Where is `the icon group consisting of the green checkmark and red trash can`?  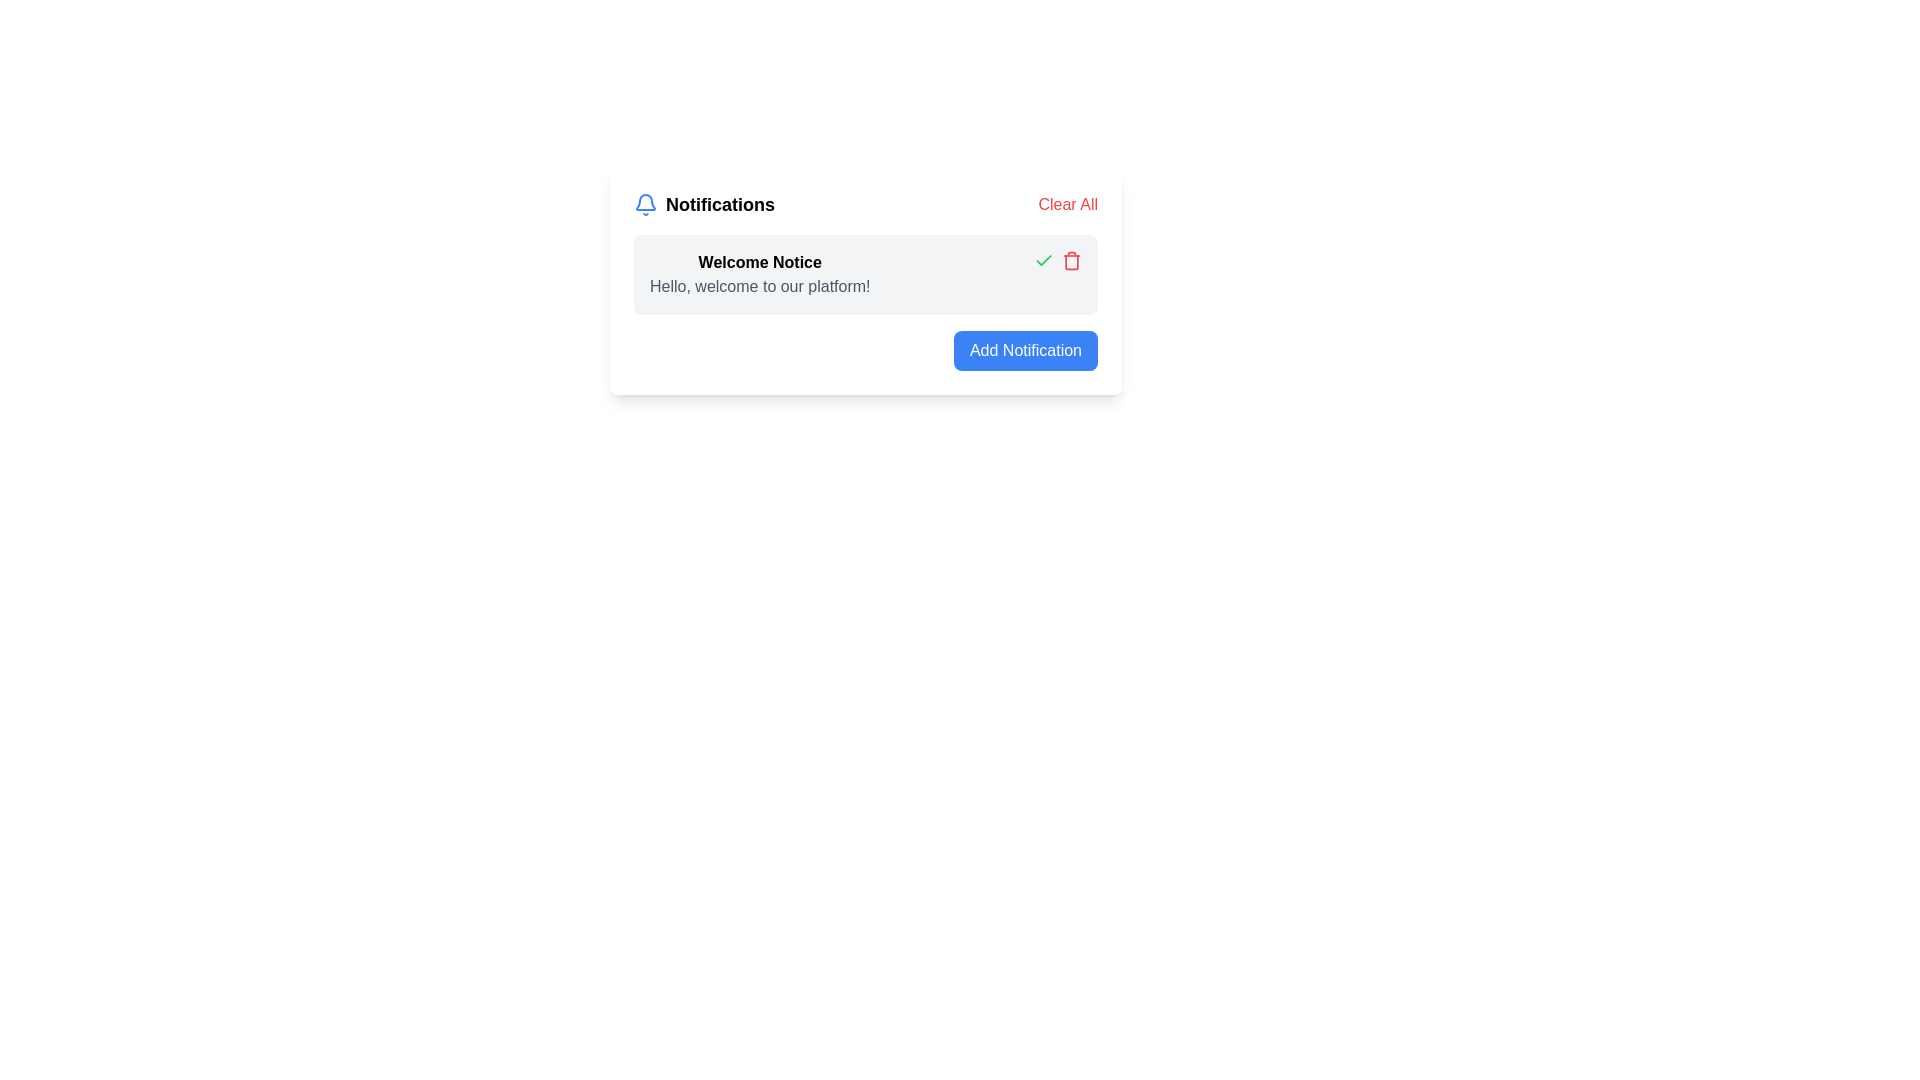
the icon group consisting of the green checkmark and red trash can is located at coordinates (1056, 260).